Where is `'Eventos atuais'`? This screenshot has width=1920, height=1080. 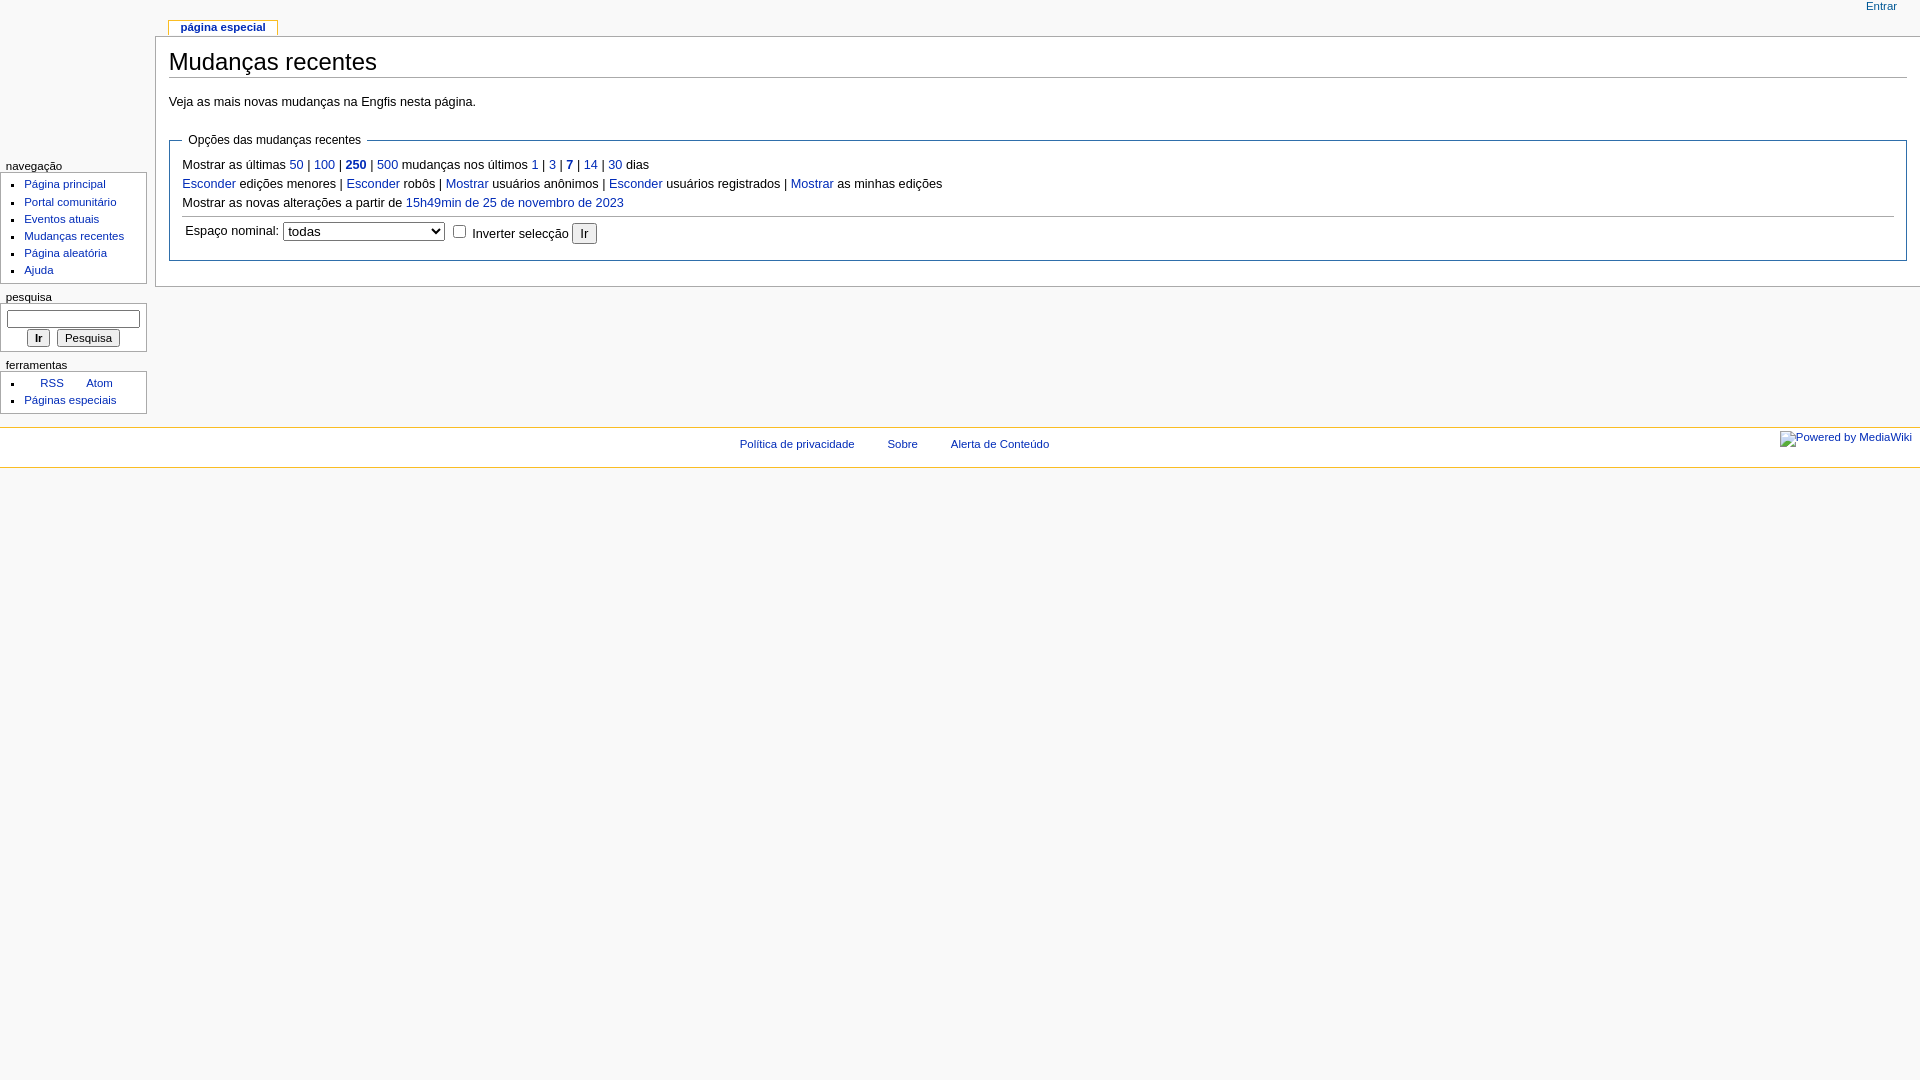
'Eventos atuais' is located at coordinates (61, 219).